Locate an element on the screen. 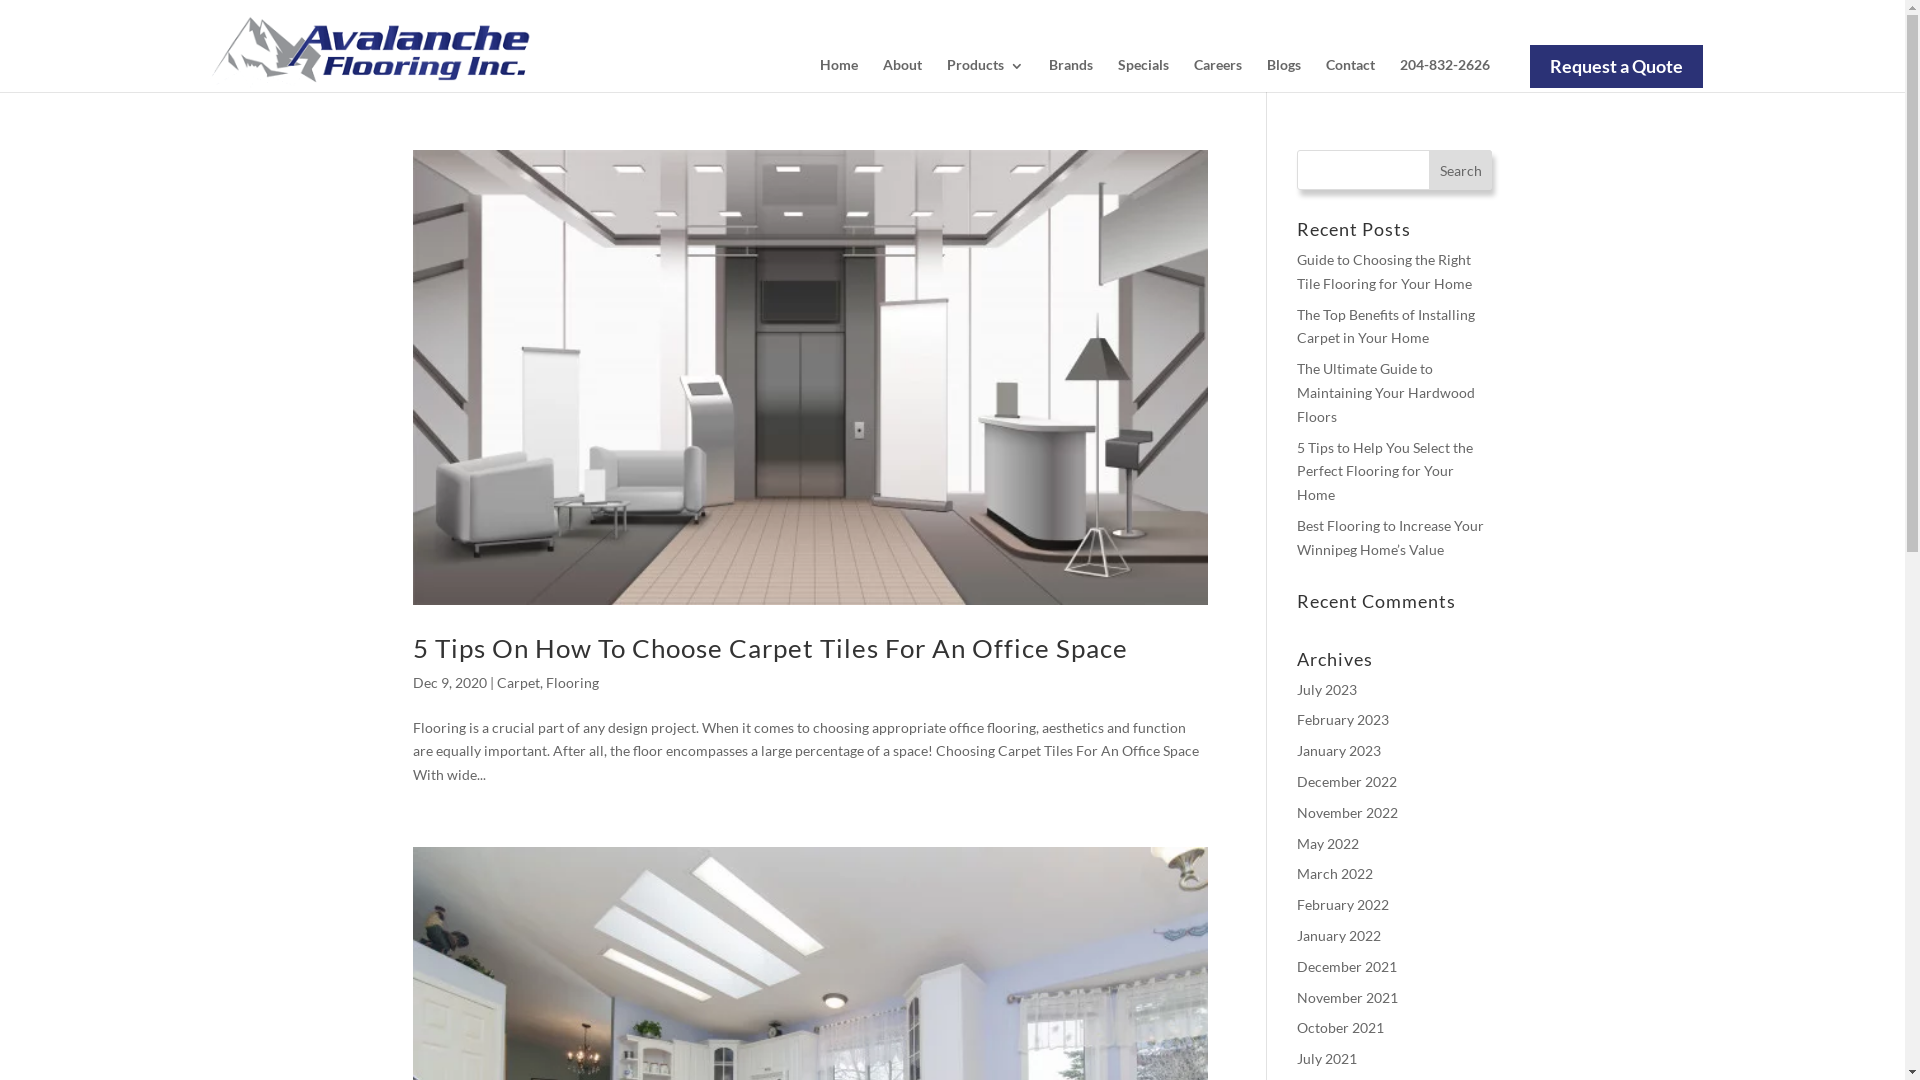 This screenshot has height=1080, width=1920. 'May 2022' is located at coordinates (1328, 843).